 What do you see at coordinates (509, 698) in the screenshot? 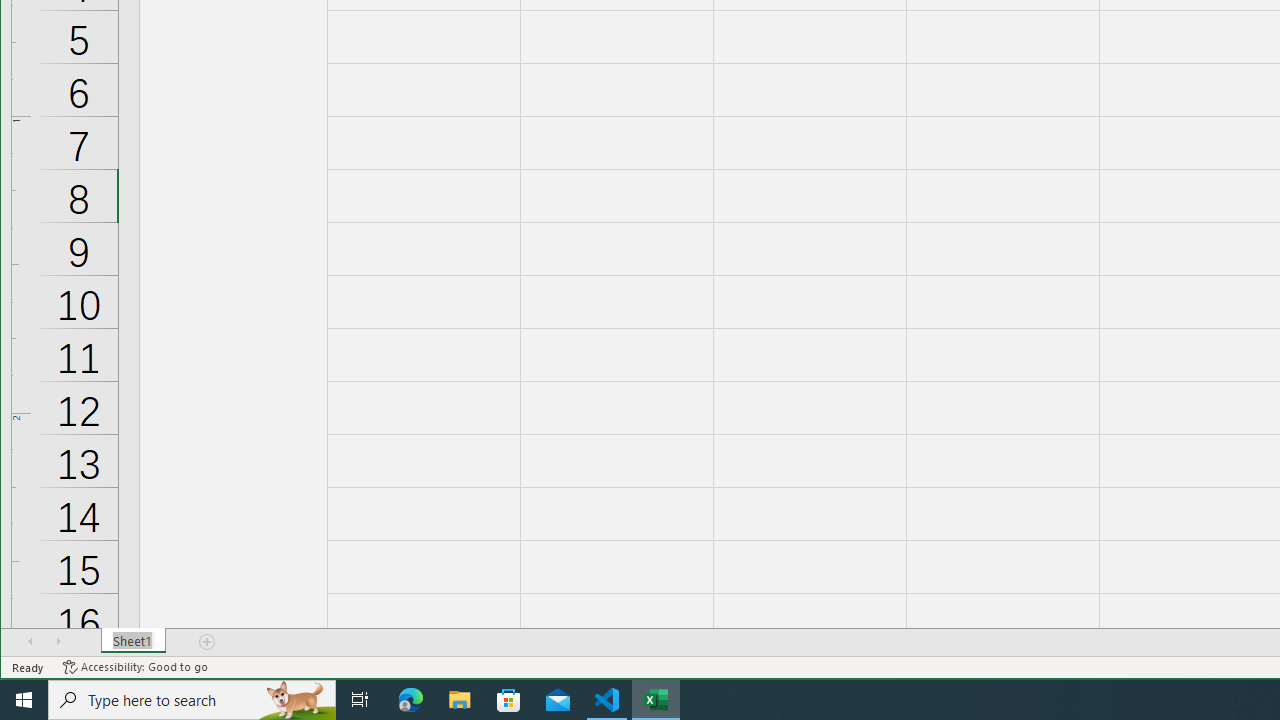
I see `'Microsoft Store'` at bounding box center [509, 698].